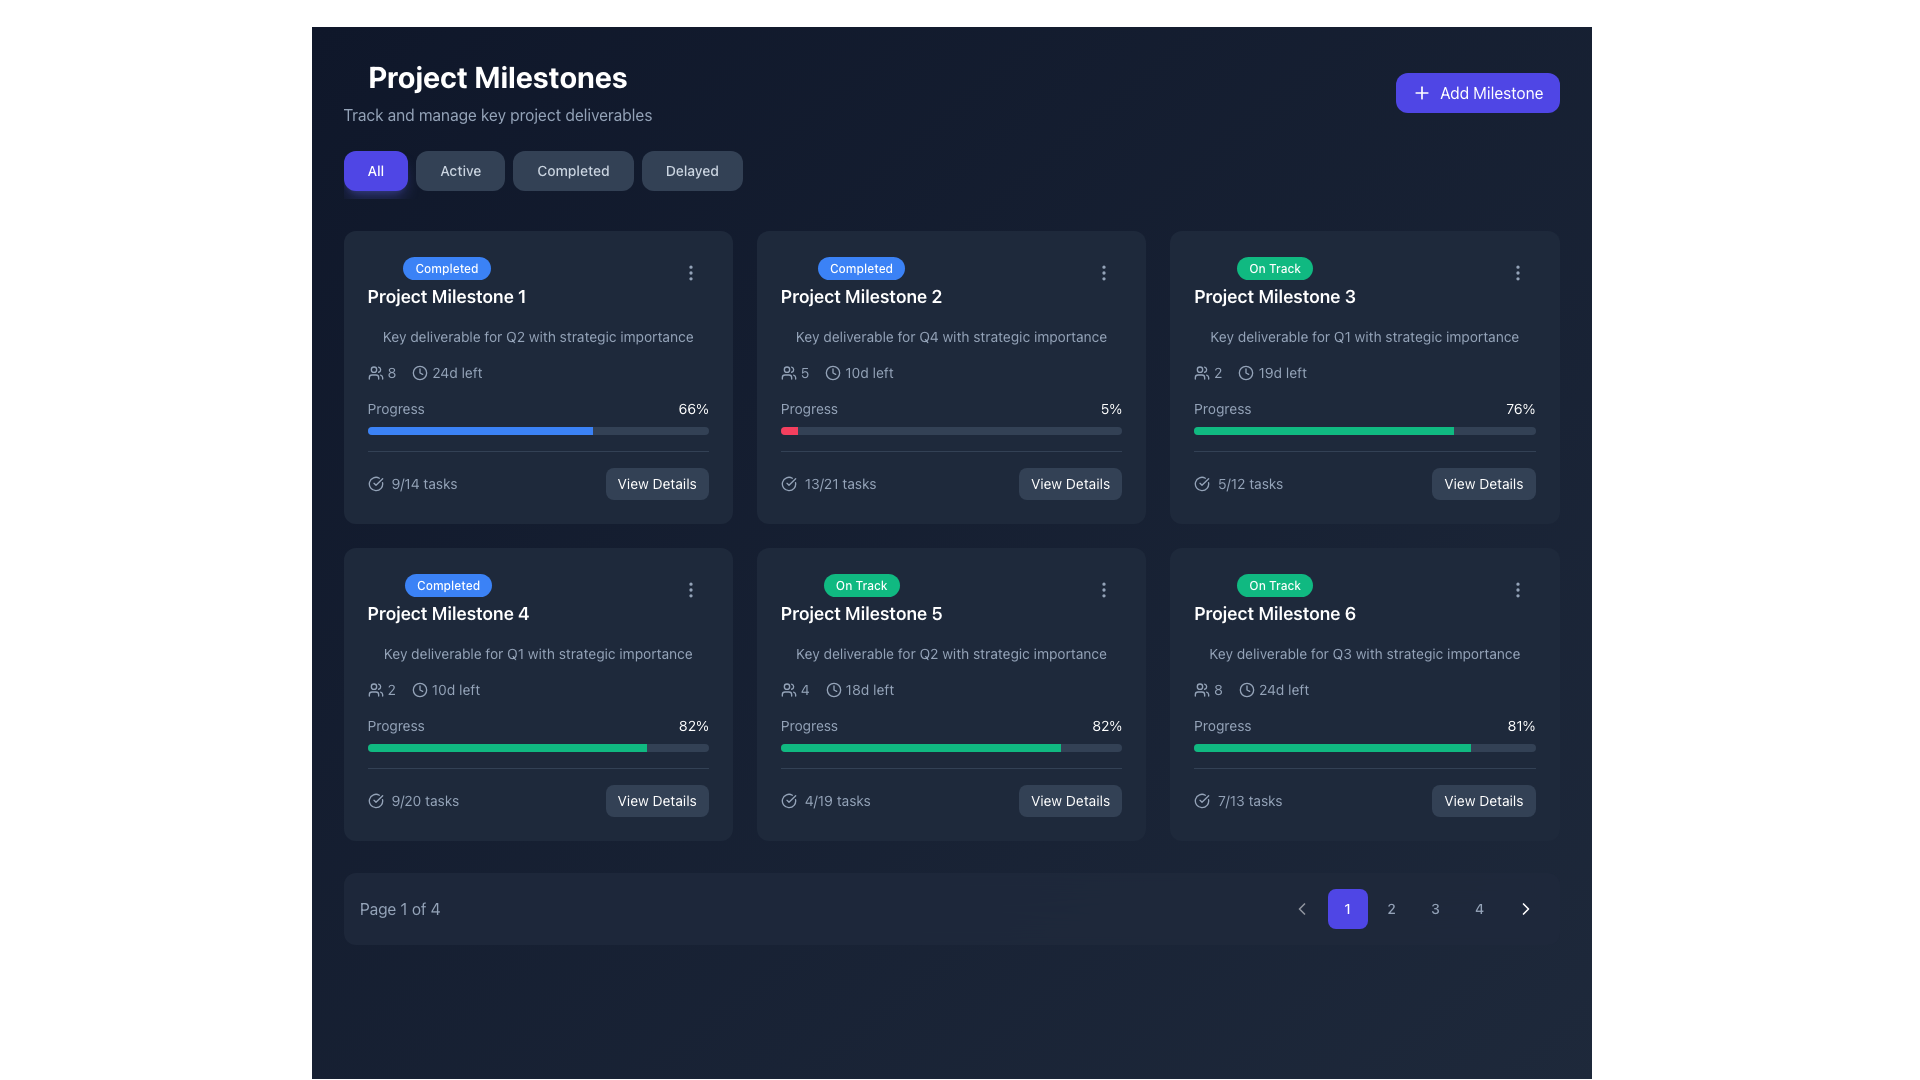 The width and height of the screenshot is (1920, 1080). What do you see at coordinates (1201, 483) in the screenshot?
I see `the status of the progress marker icon located in the top-right card titled 'Project Milestone 3', adjacent to the '5/12 tasks' text` at bounding box center [1201, 483].